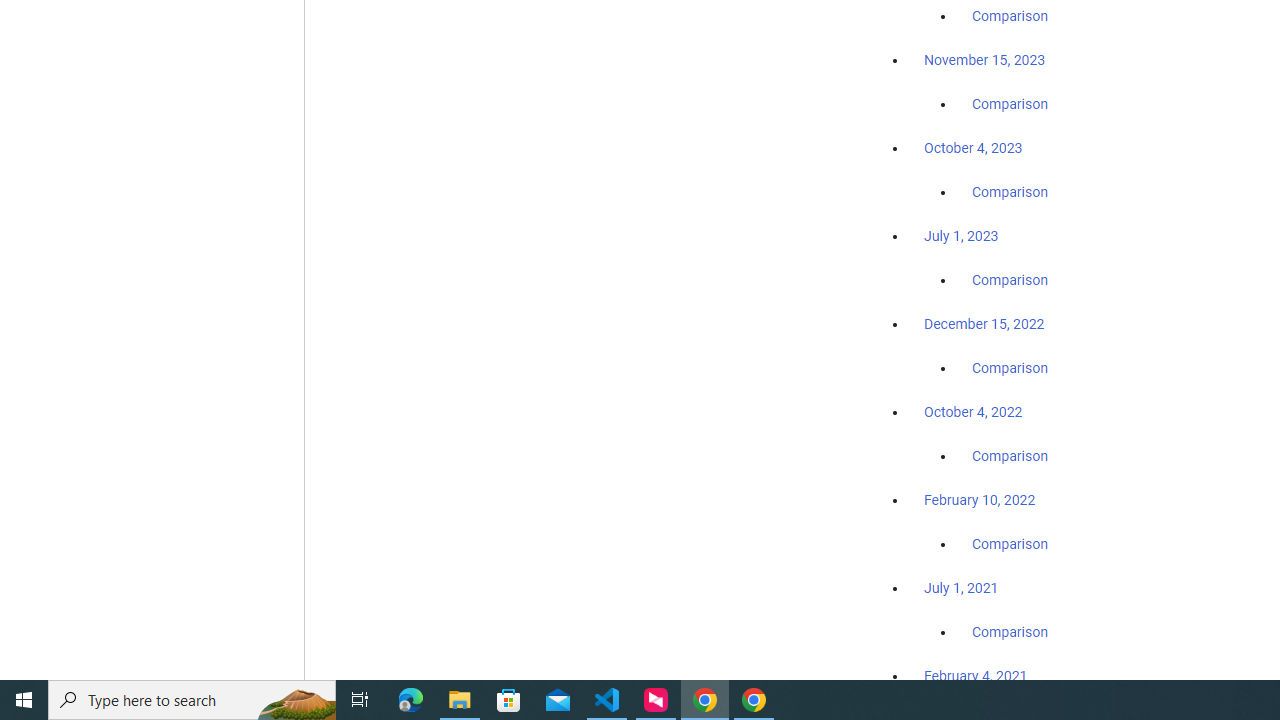 The image size is (1280, 720). Describe the element at coordinates (984, 323) in the screenshot. I see `'December 15, 2022'` at that location.